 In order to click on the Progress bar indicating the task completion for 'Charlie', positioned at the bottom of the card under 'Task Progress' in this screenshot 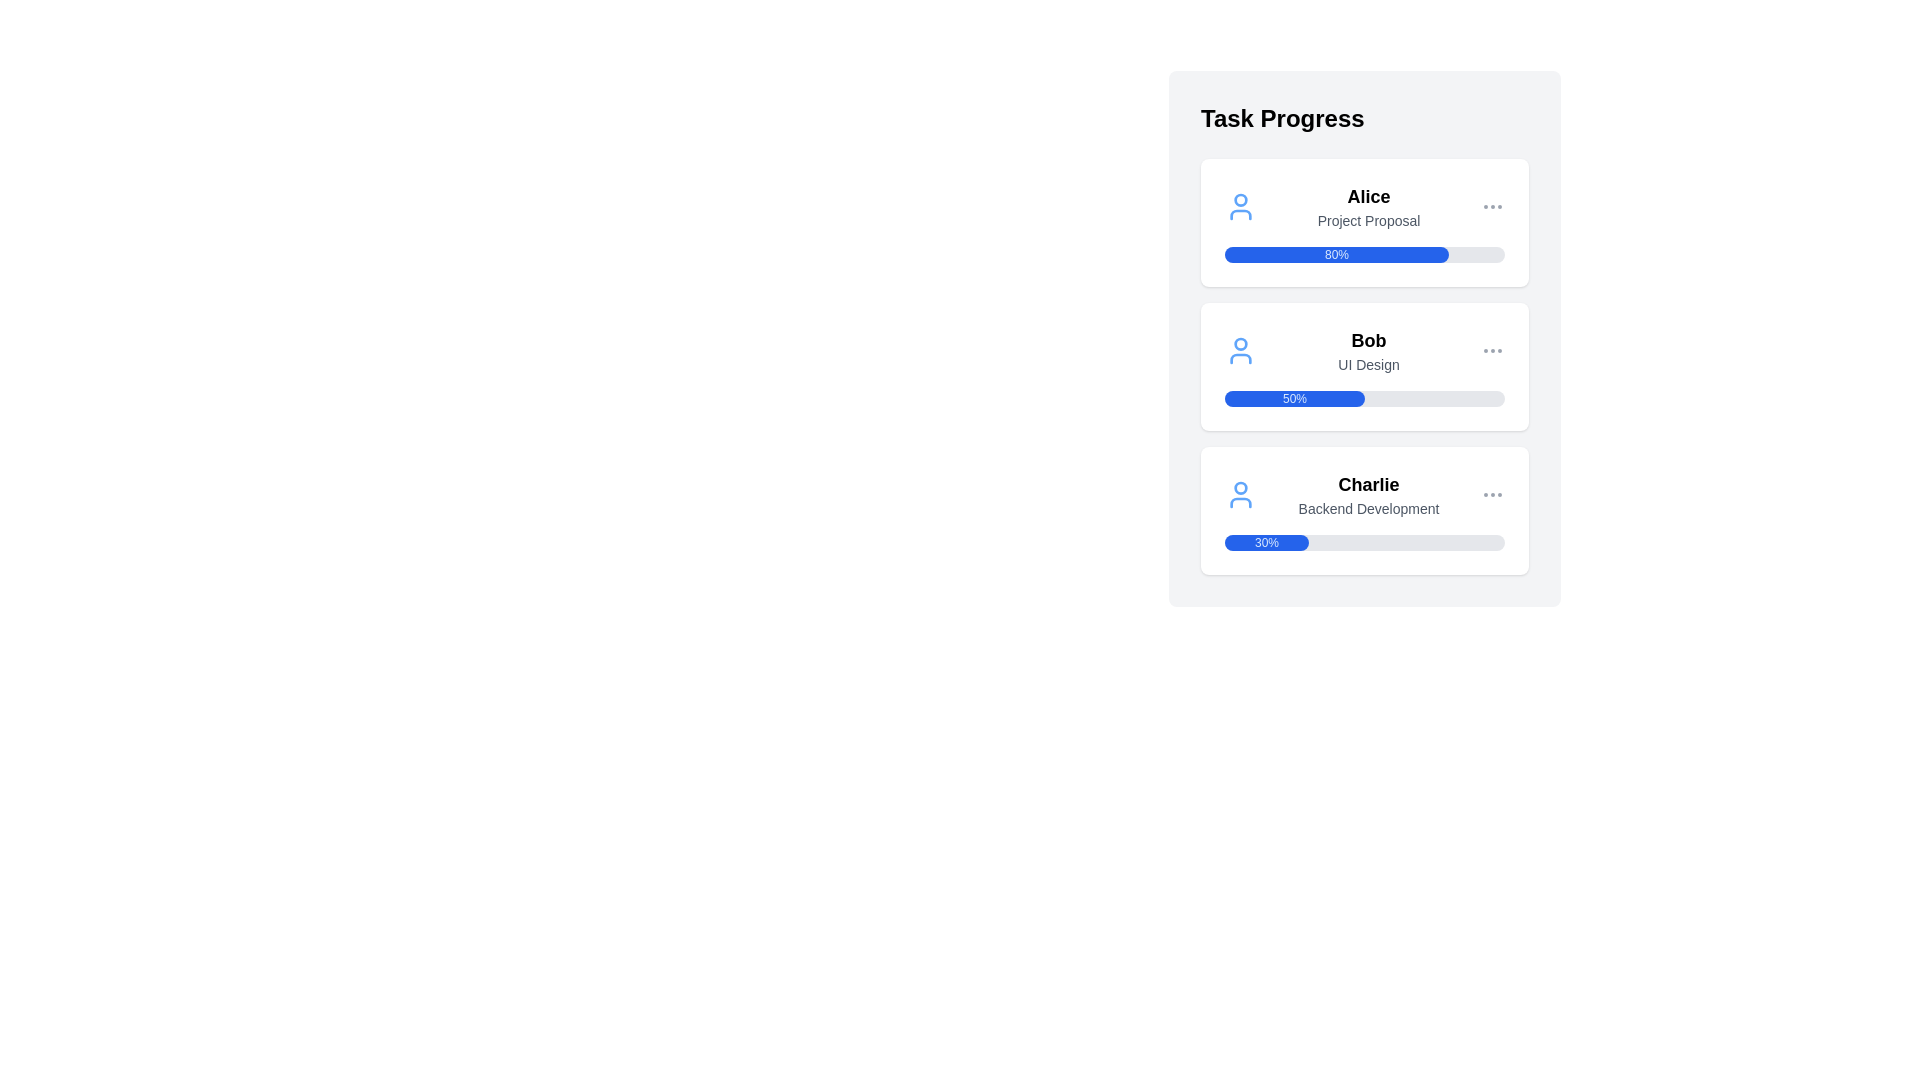, I will do `click(1363, 543)`.